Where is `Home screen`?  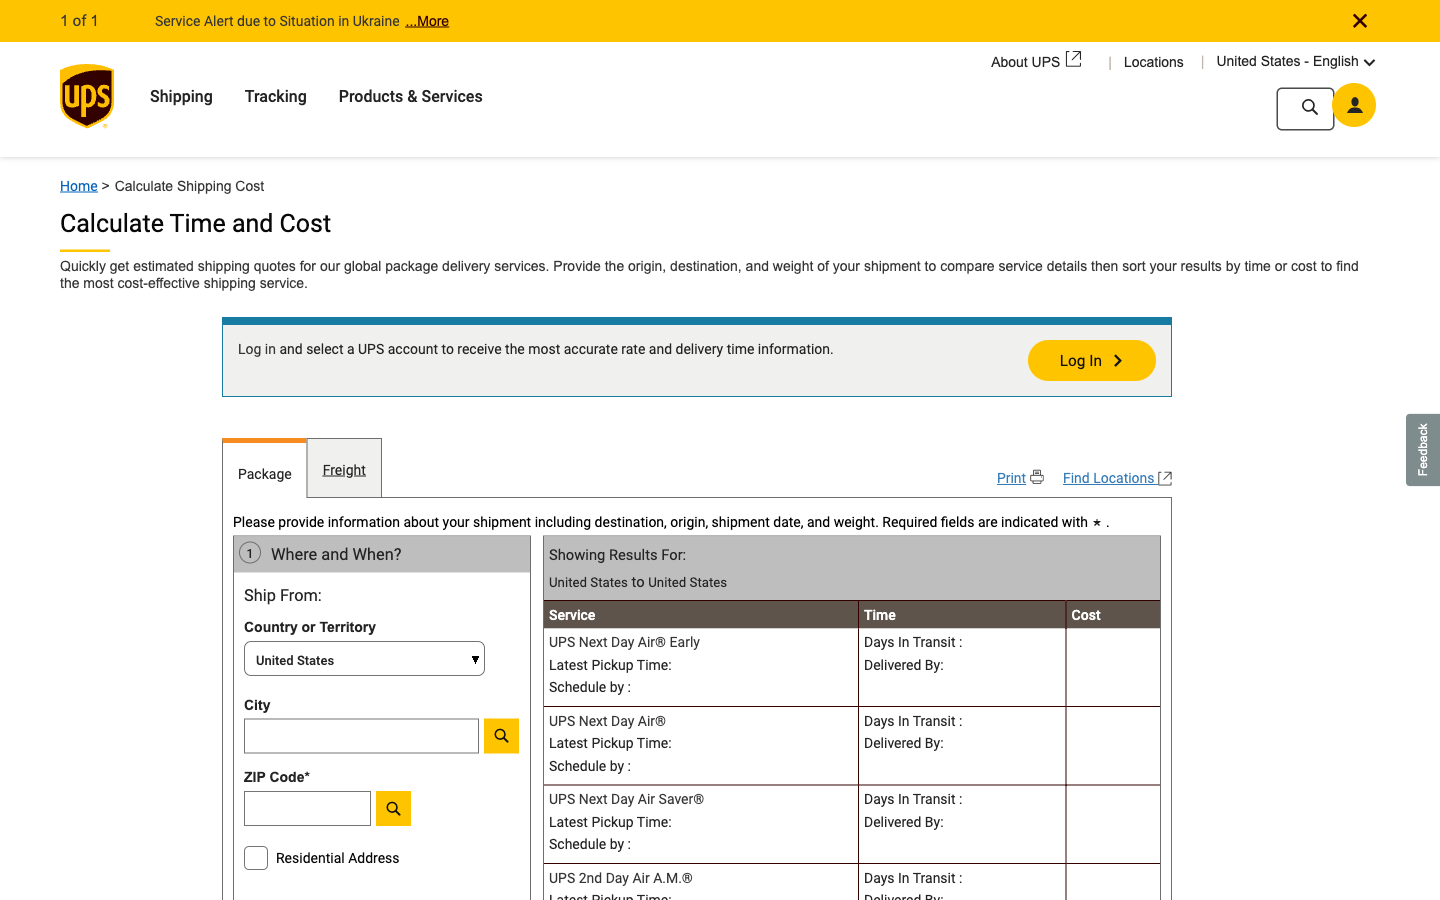
Home screen is located at coordinates (86, 179).